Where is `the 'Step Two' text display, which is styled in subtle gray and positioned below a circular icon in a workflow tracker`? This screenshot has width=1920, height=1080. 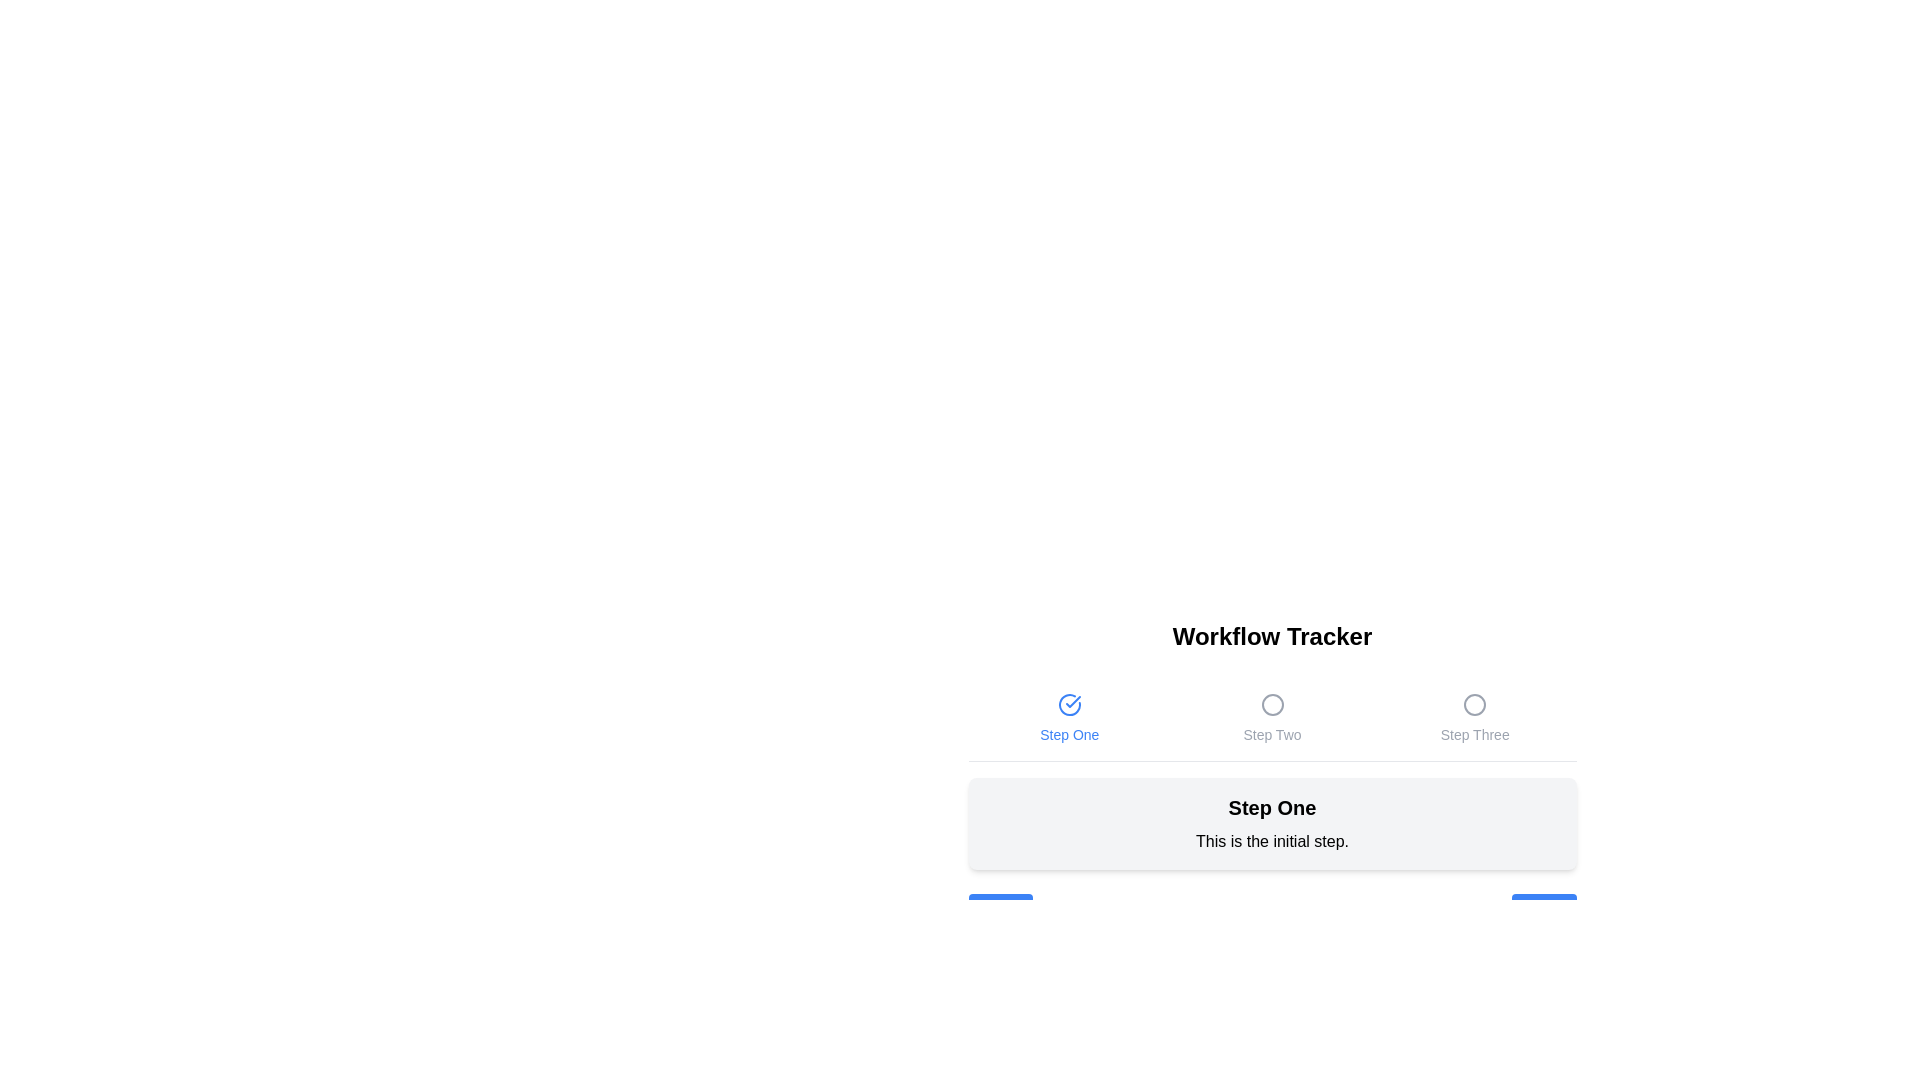 the 'Step Two' text display, which is styled in subtle gray and positioned below a circular icon in a workflow tracker is located at coordinates (1271, 735).